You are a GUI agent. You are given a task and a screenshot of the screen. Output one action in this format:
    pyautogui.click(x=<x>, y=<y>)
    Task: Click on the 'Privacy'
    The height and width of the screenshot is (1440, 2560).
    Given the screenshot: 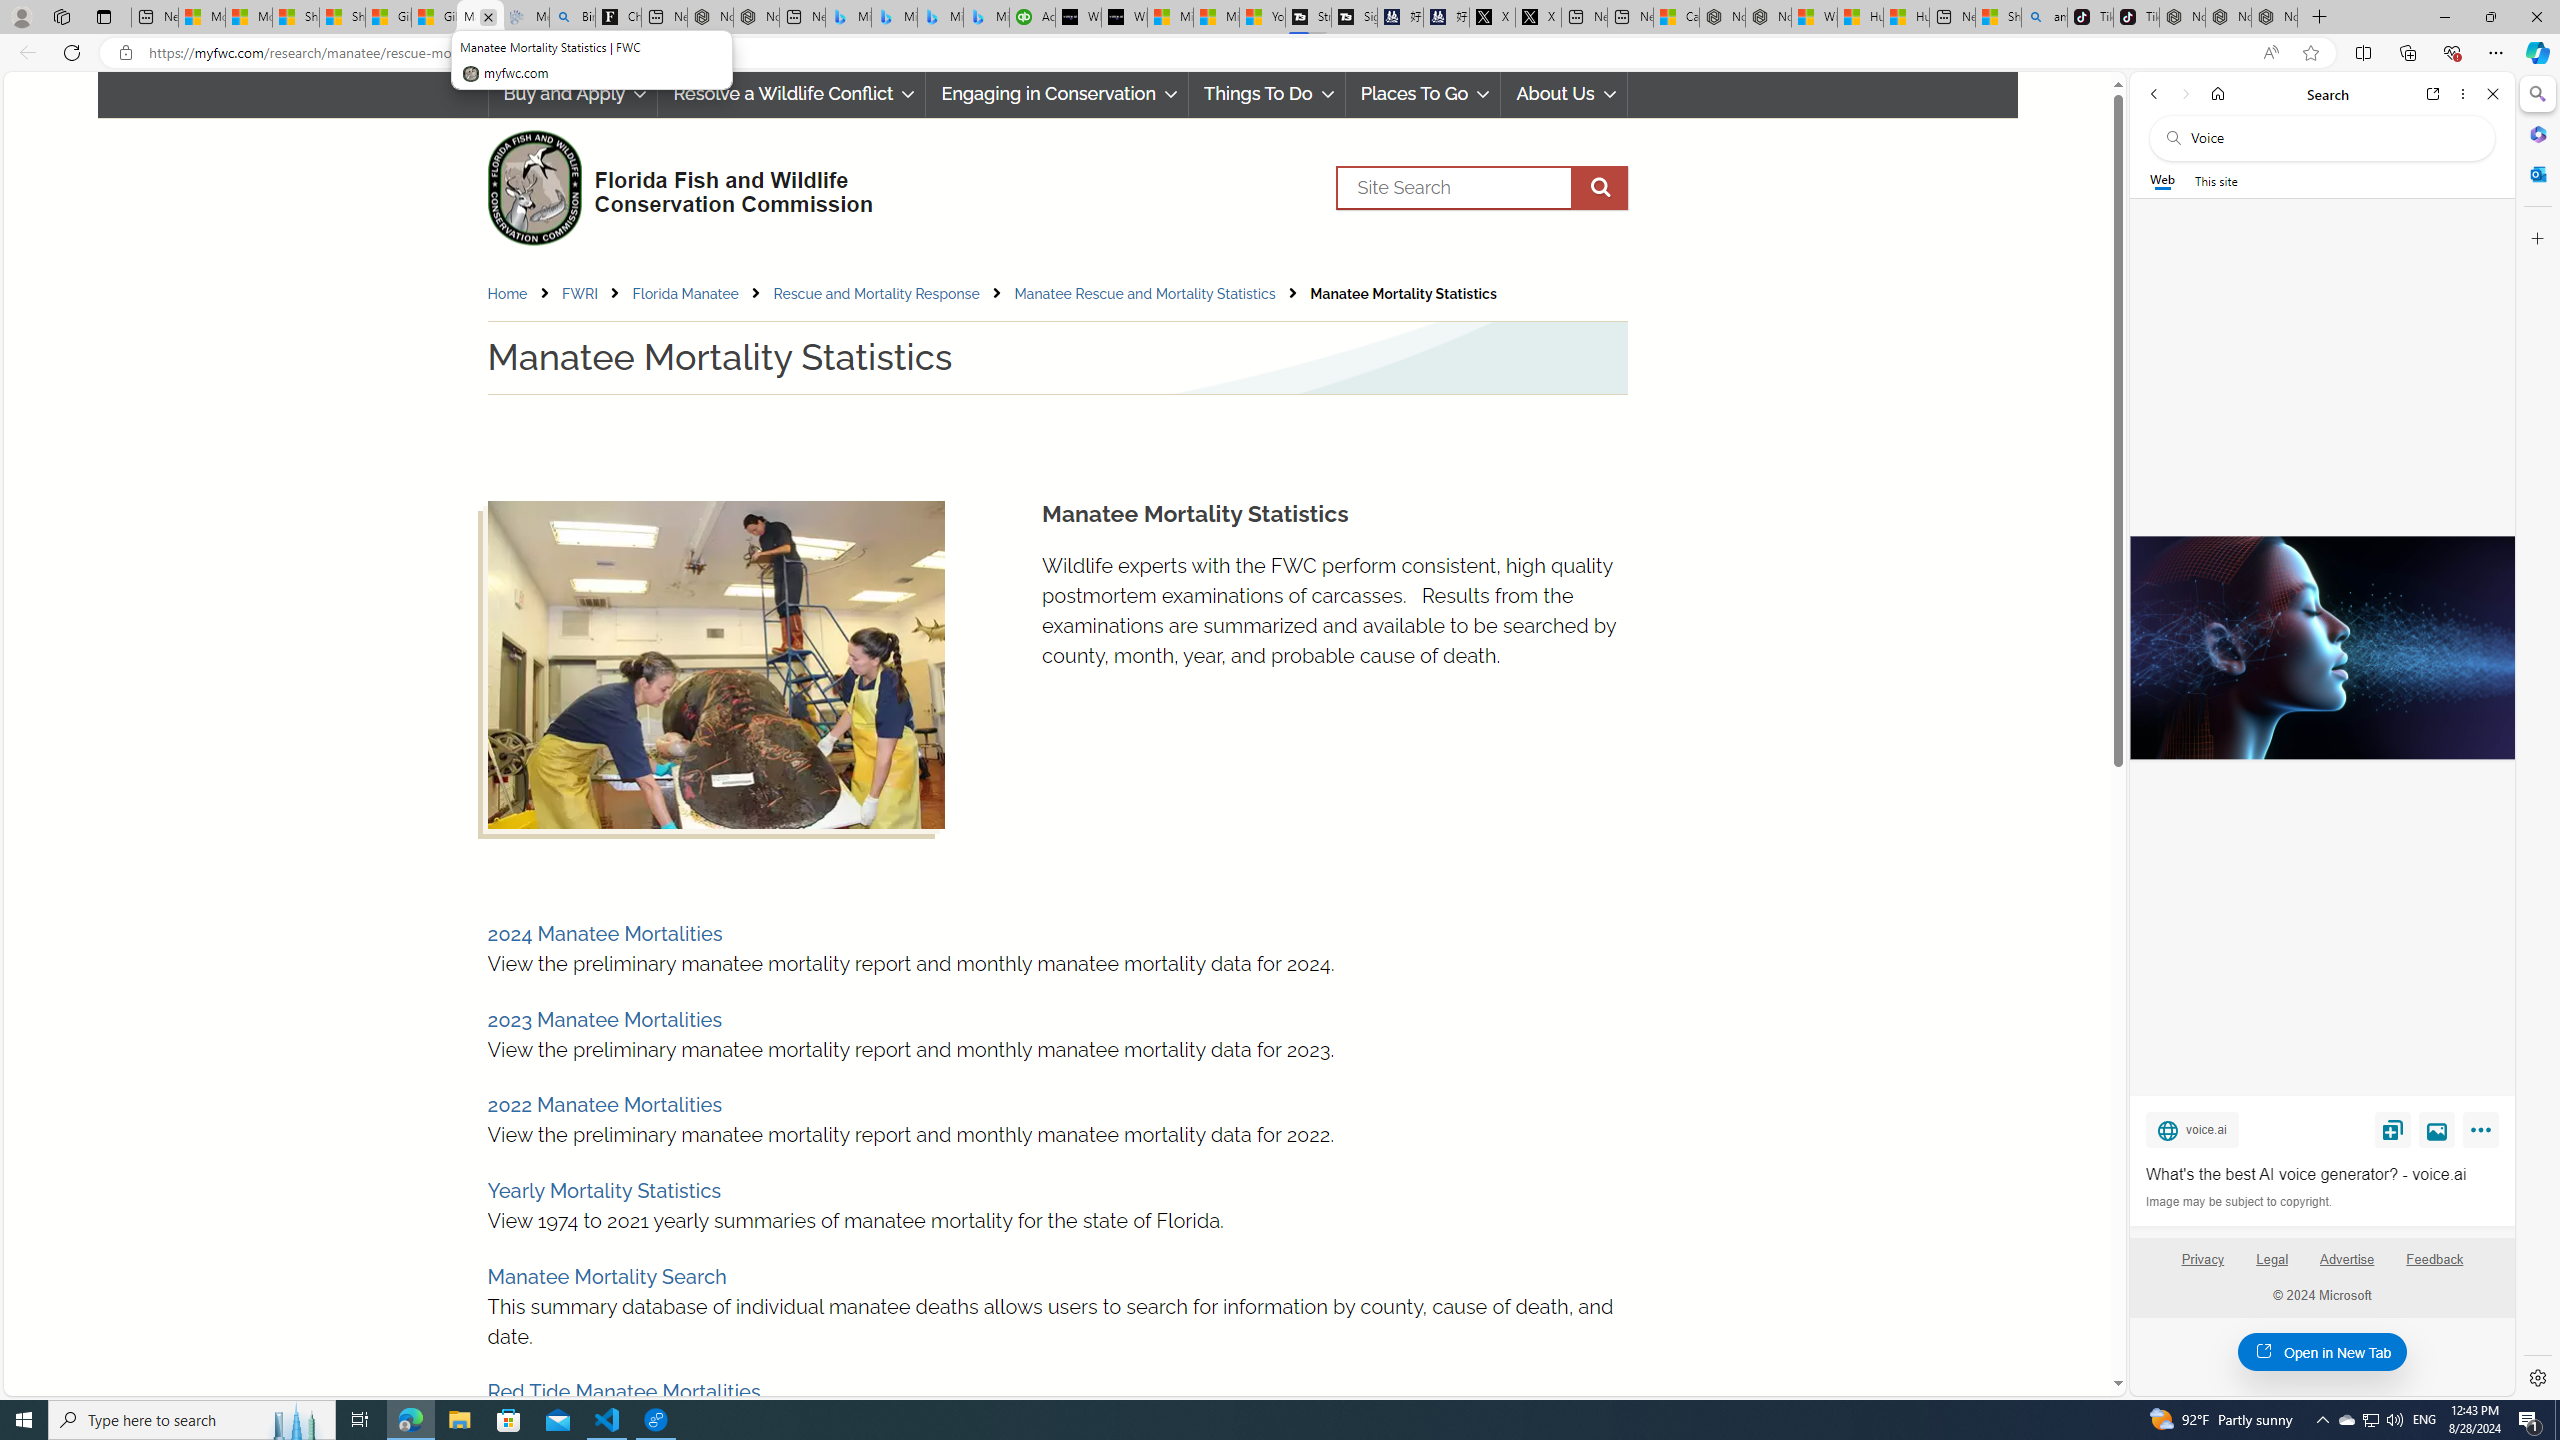 What is the action you would take?
    pyautogui.click(x=2201, y=1259)
    